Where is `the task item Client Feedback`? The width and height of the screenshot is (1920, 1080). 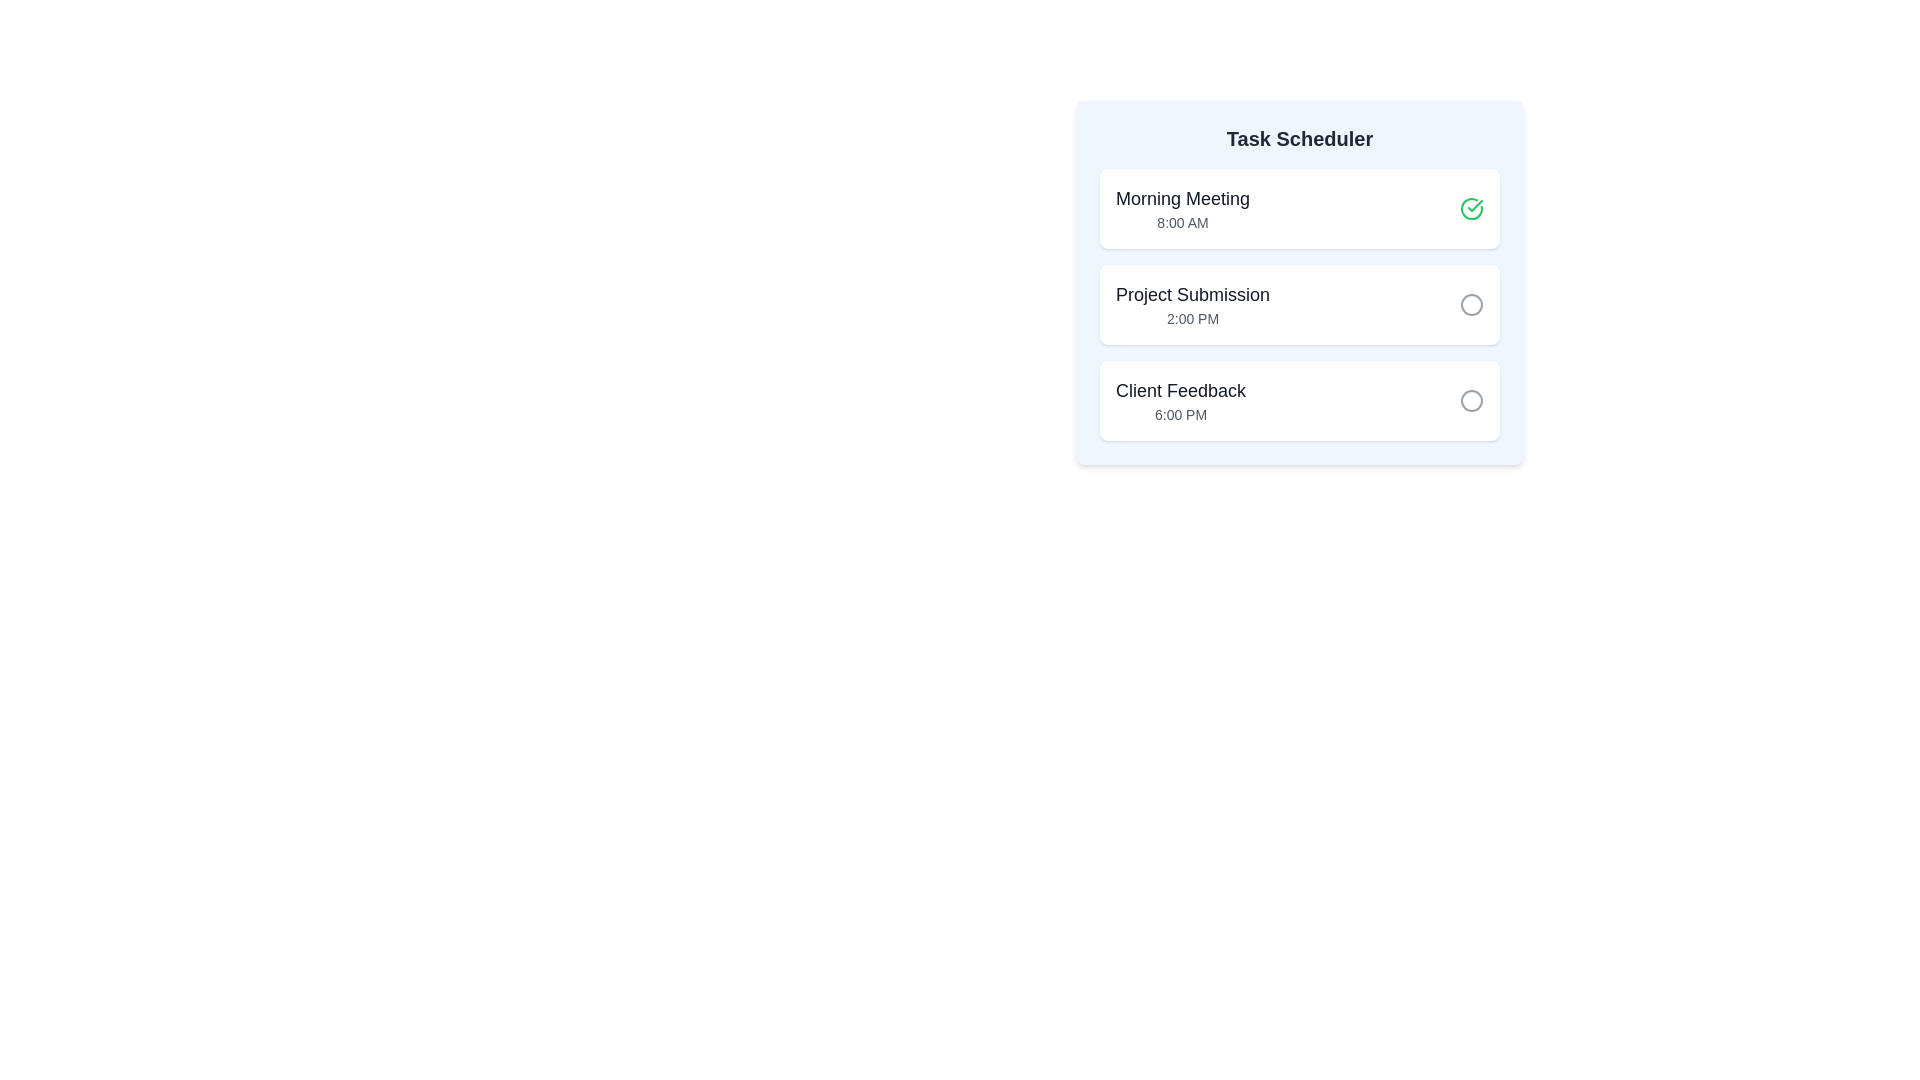
the task item Client Feedback is located at coordinates (1300, 401).